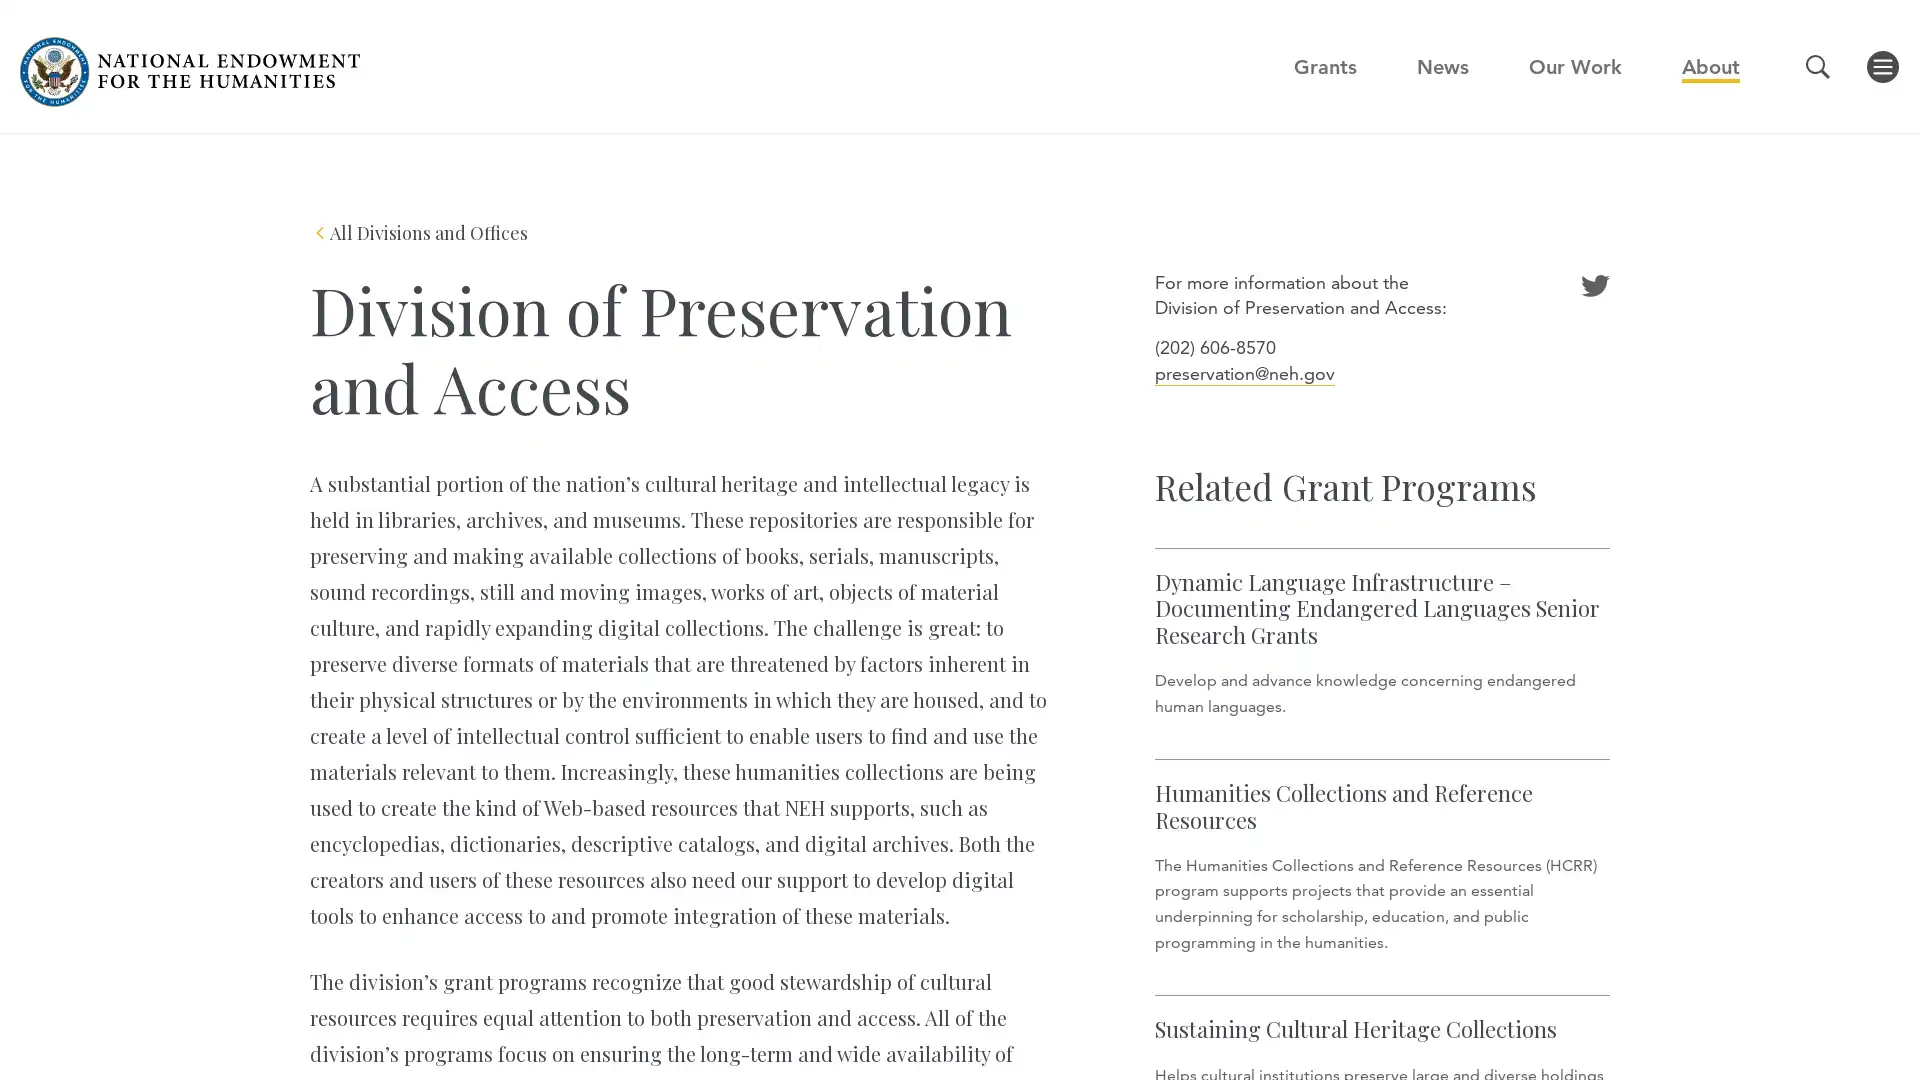 This screenshot has width=1920, height=1080. What do you see at coordinates (1316, 90) in the screenshot?
I see `GO` at bounding box center [1316, 90].